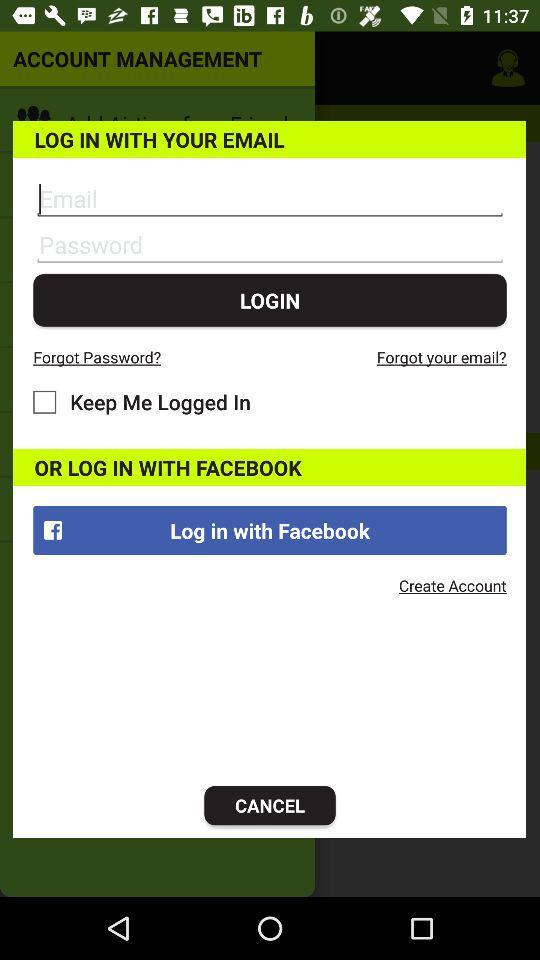  I want to click on the item below forgot password?, so click(141, 401).